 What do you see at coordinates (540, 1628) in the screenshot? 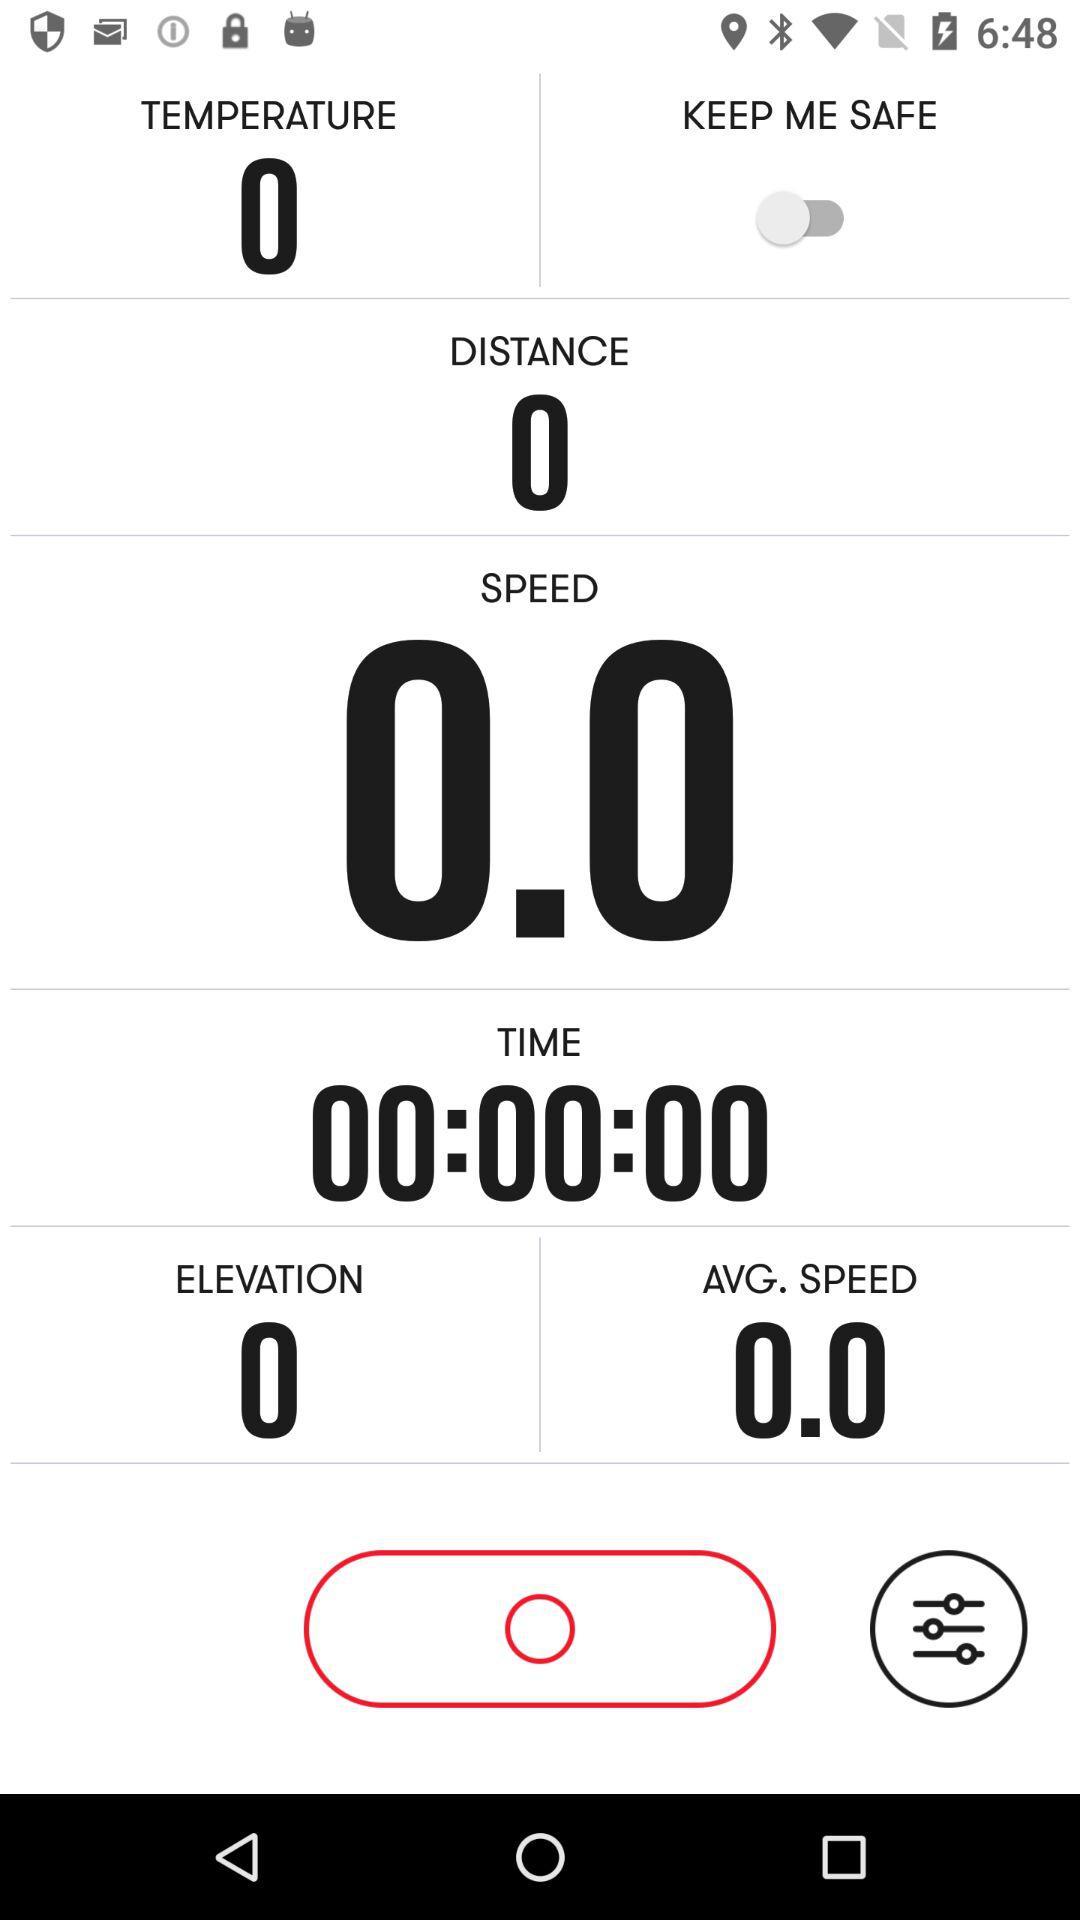
I see `begin recording` at bounding box center [540, 1628].